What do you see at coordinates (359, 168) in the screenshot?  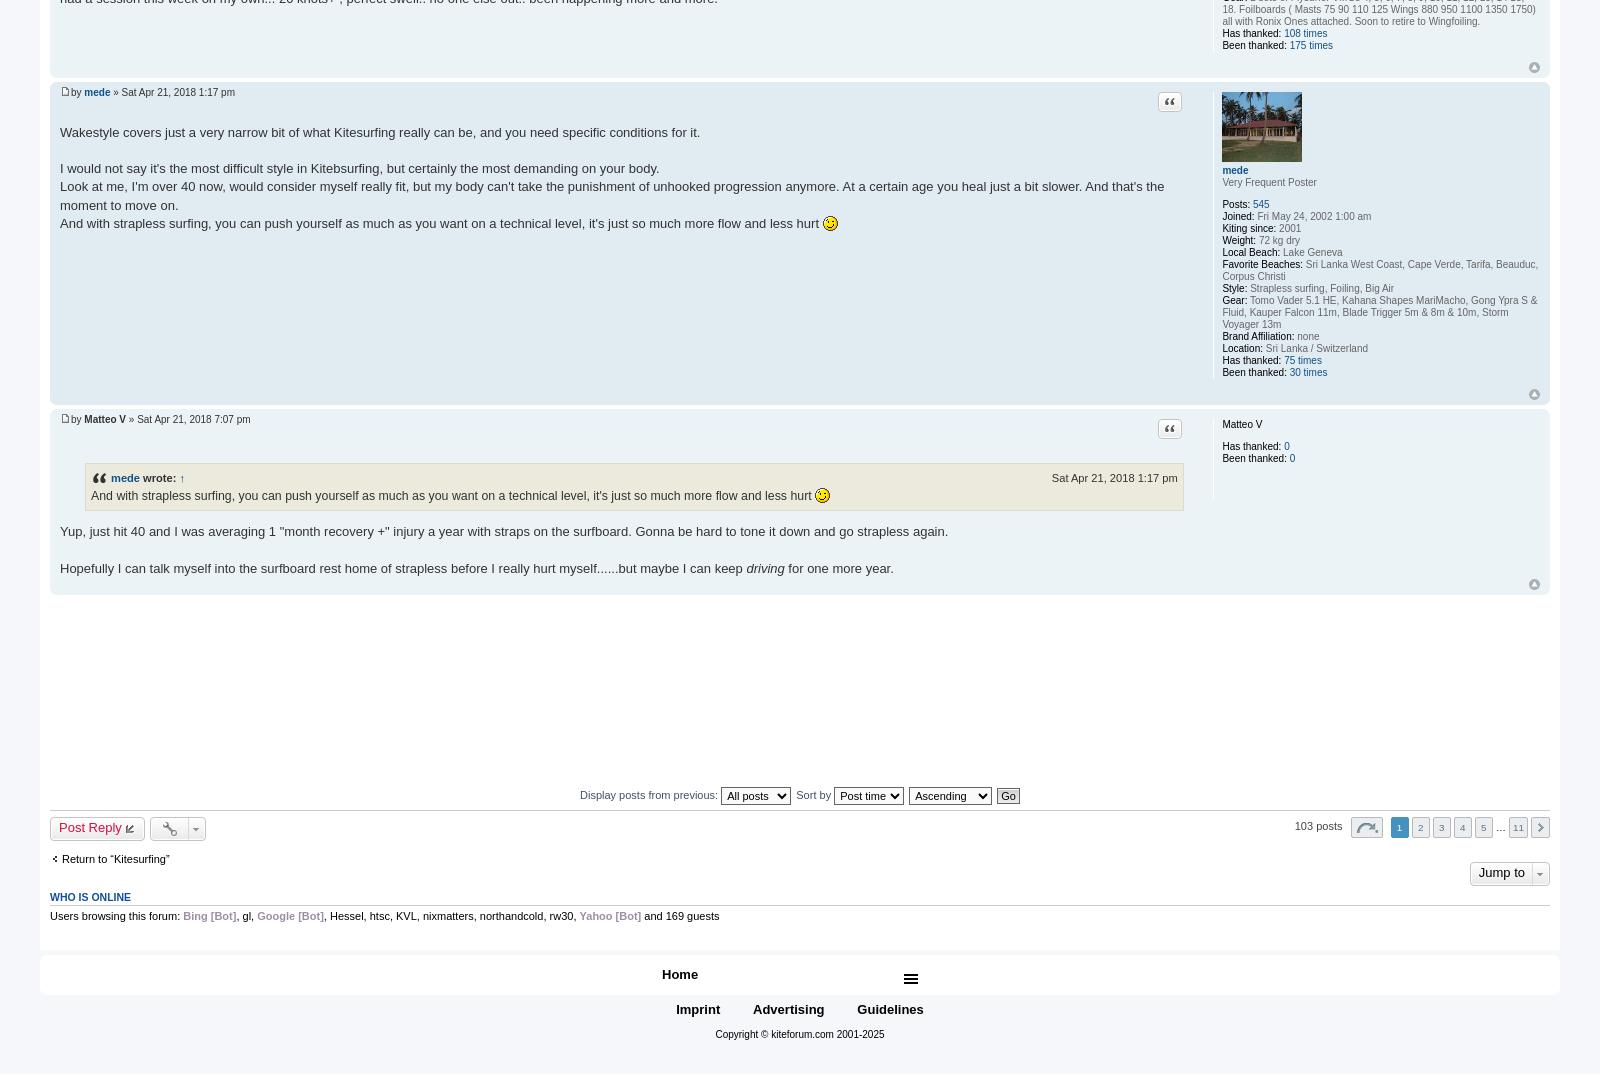 I see `'I would not say it's the most difficult style in Kitebsurfing, but certainly the most demanding on your body.'` at bounding box center [359, 168].